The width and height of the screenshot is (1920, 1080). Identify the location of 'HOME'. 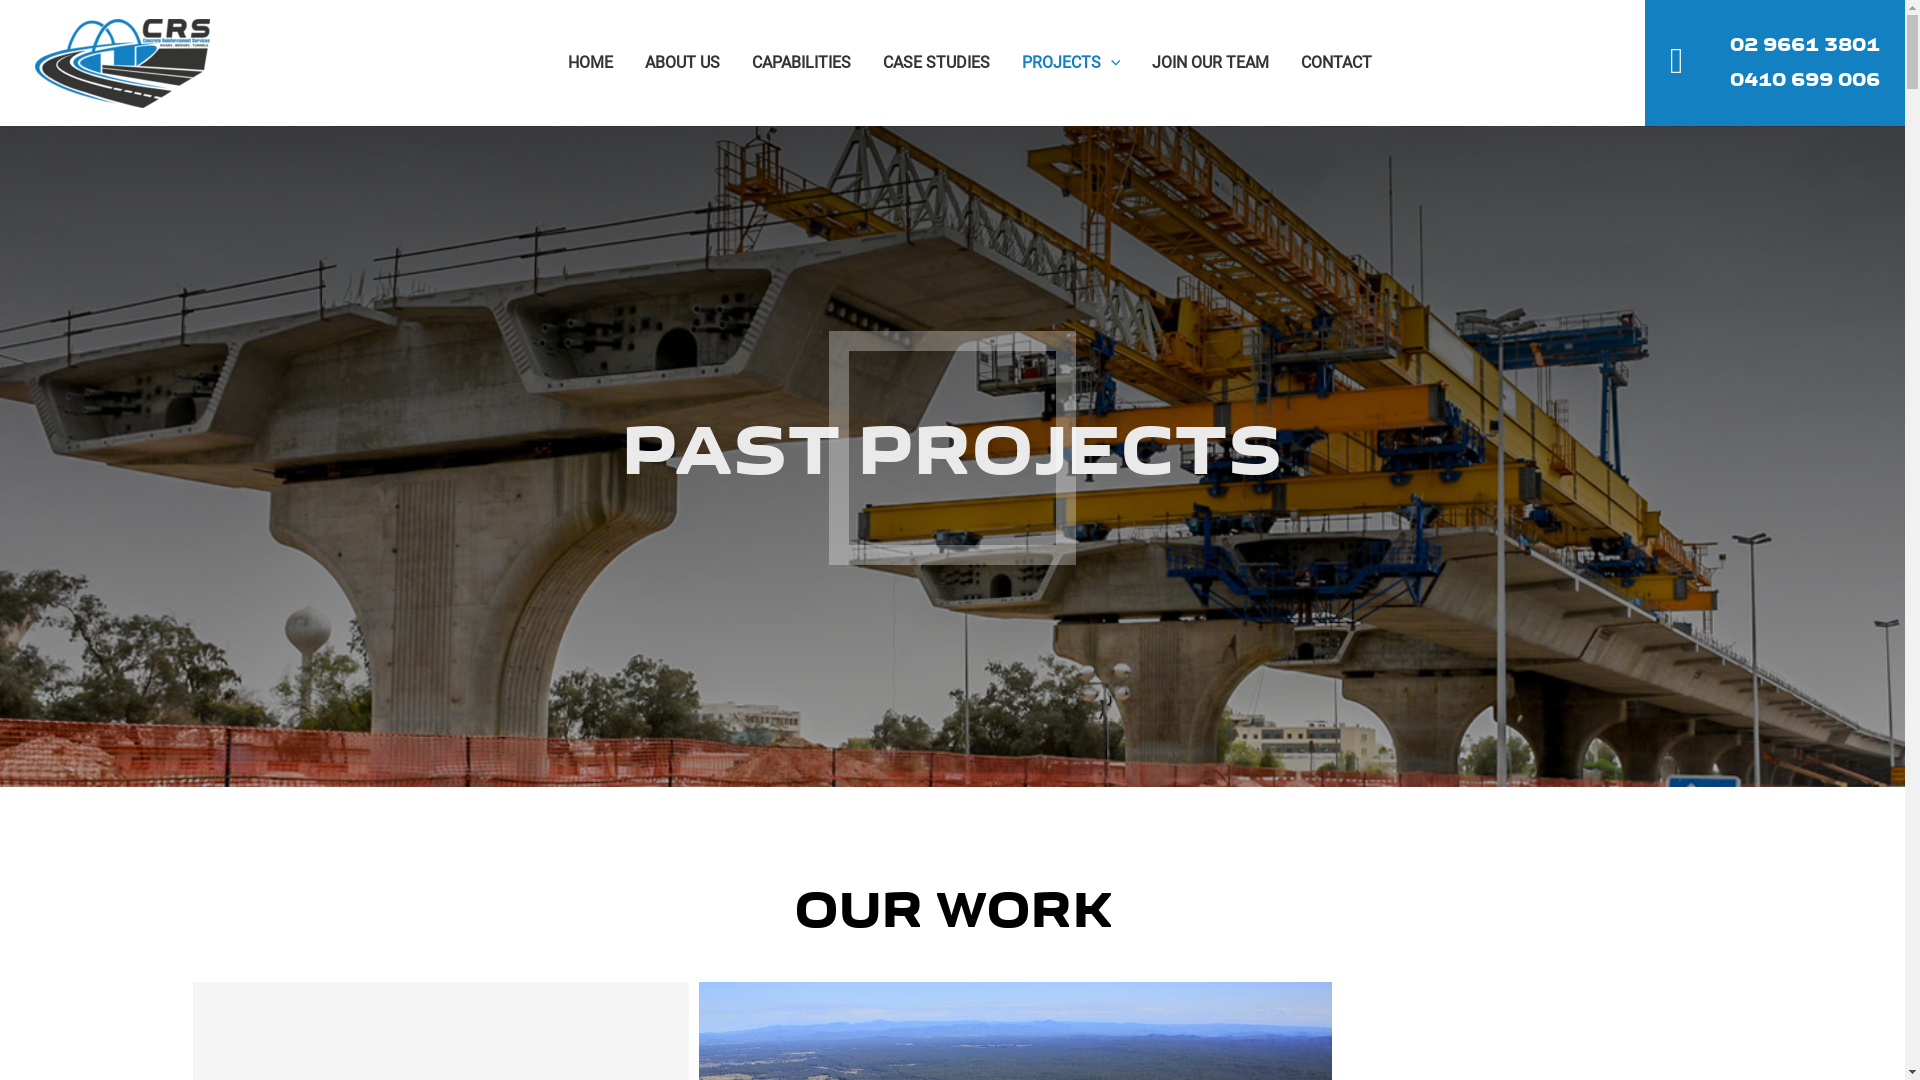
(589, 61).